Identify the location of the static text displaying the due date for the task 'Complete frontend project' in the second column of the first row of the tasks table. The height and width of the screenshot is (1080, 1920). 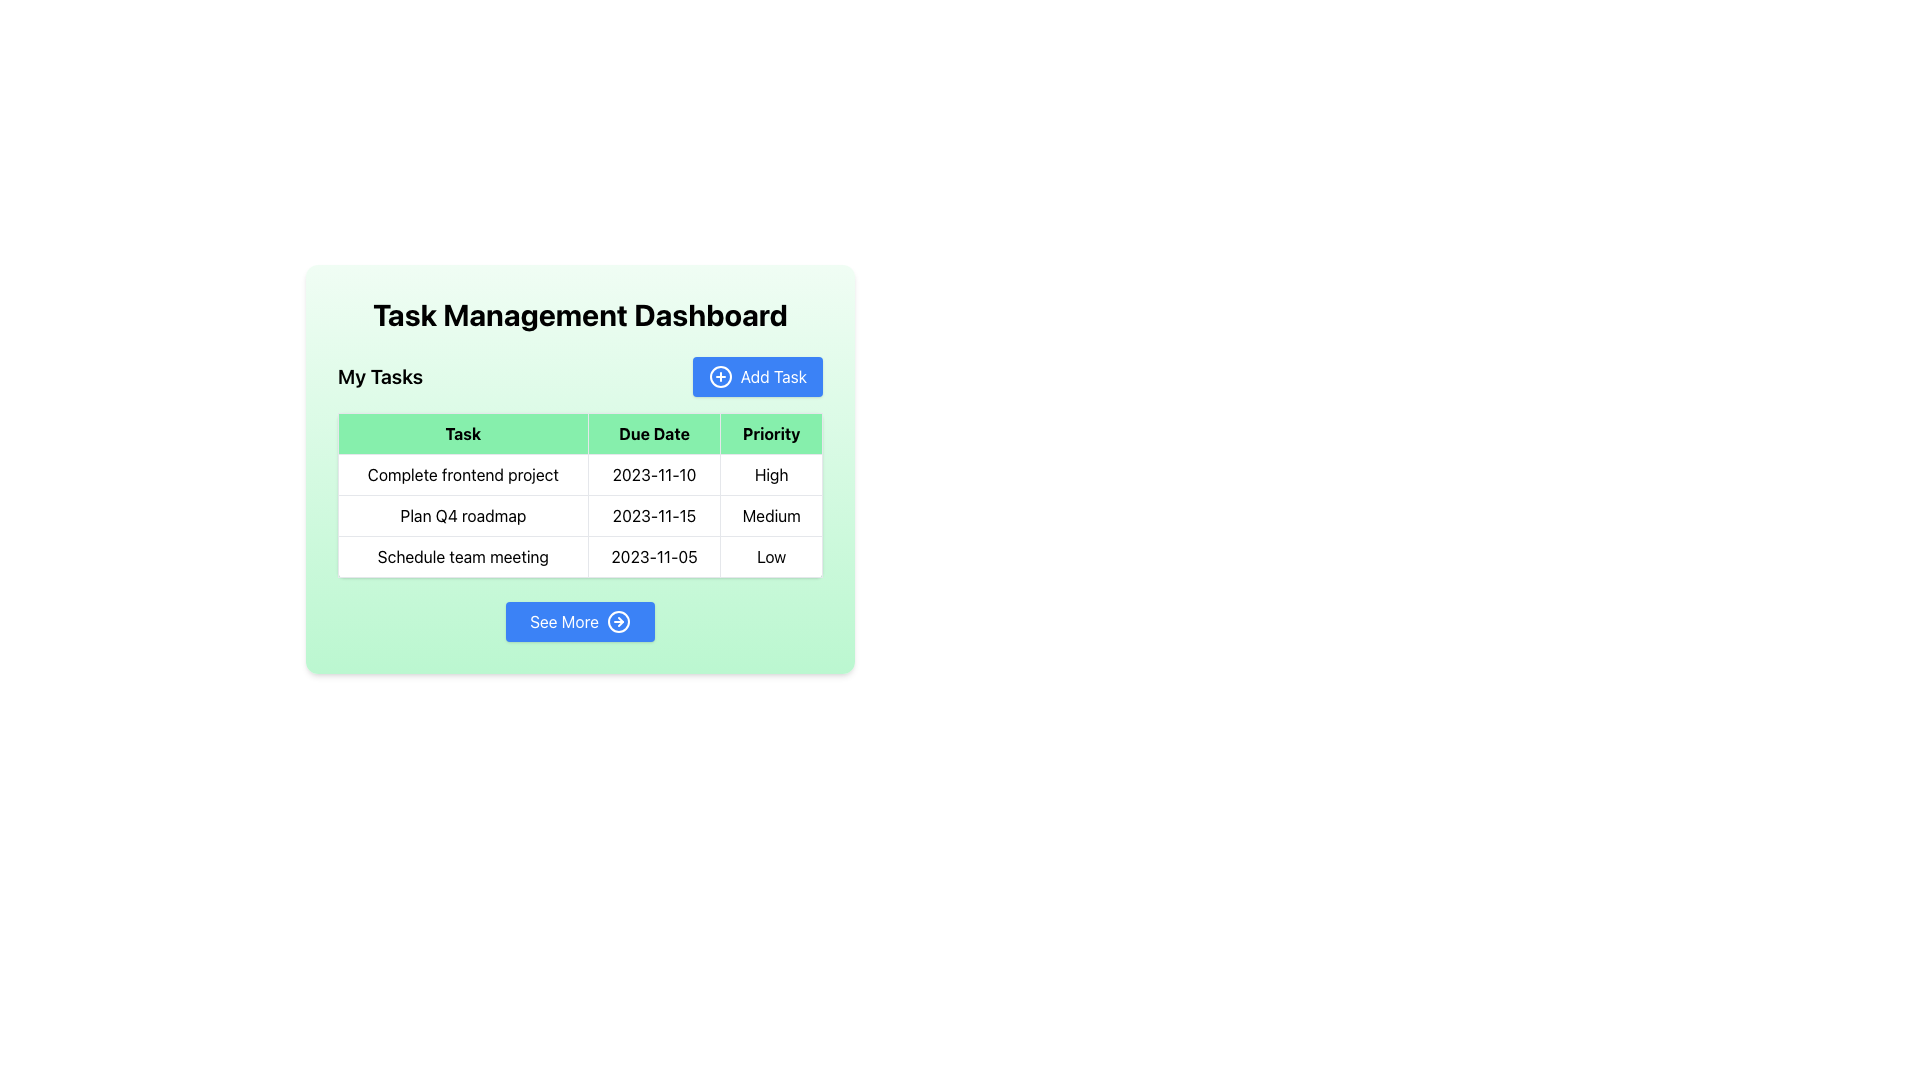
(654, 474).